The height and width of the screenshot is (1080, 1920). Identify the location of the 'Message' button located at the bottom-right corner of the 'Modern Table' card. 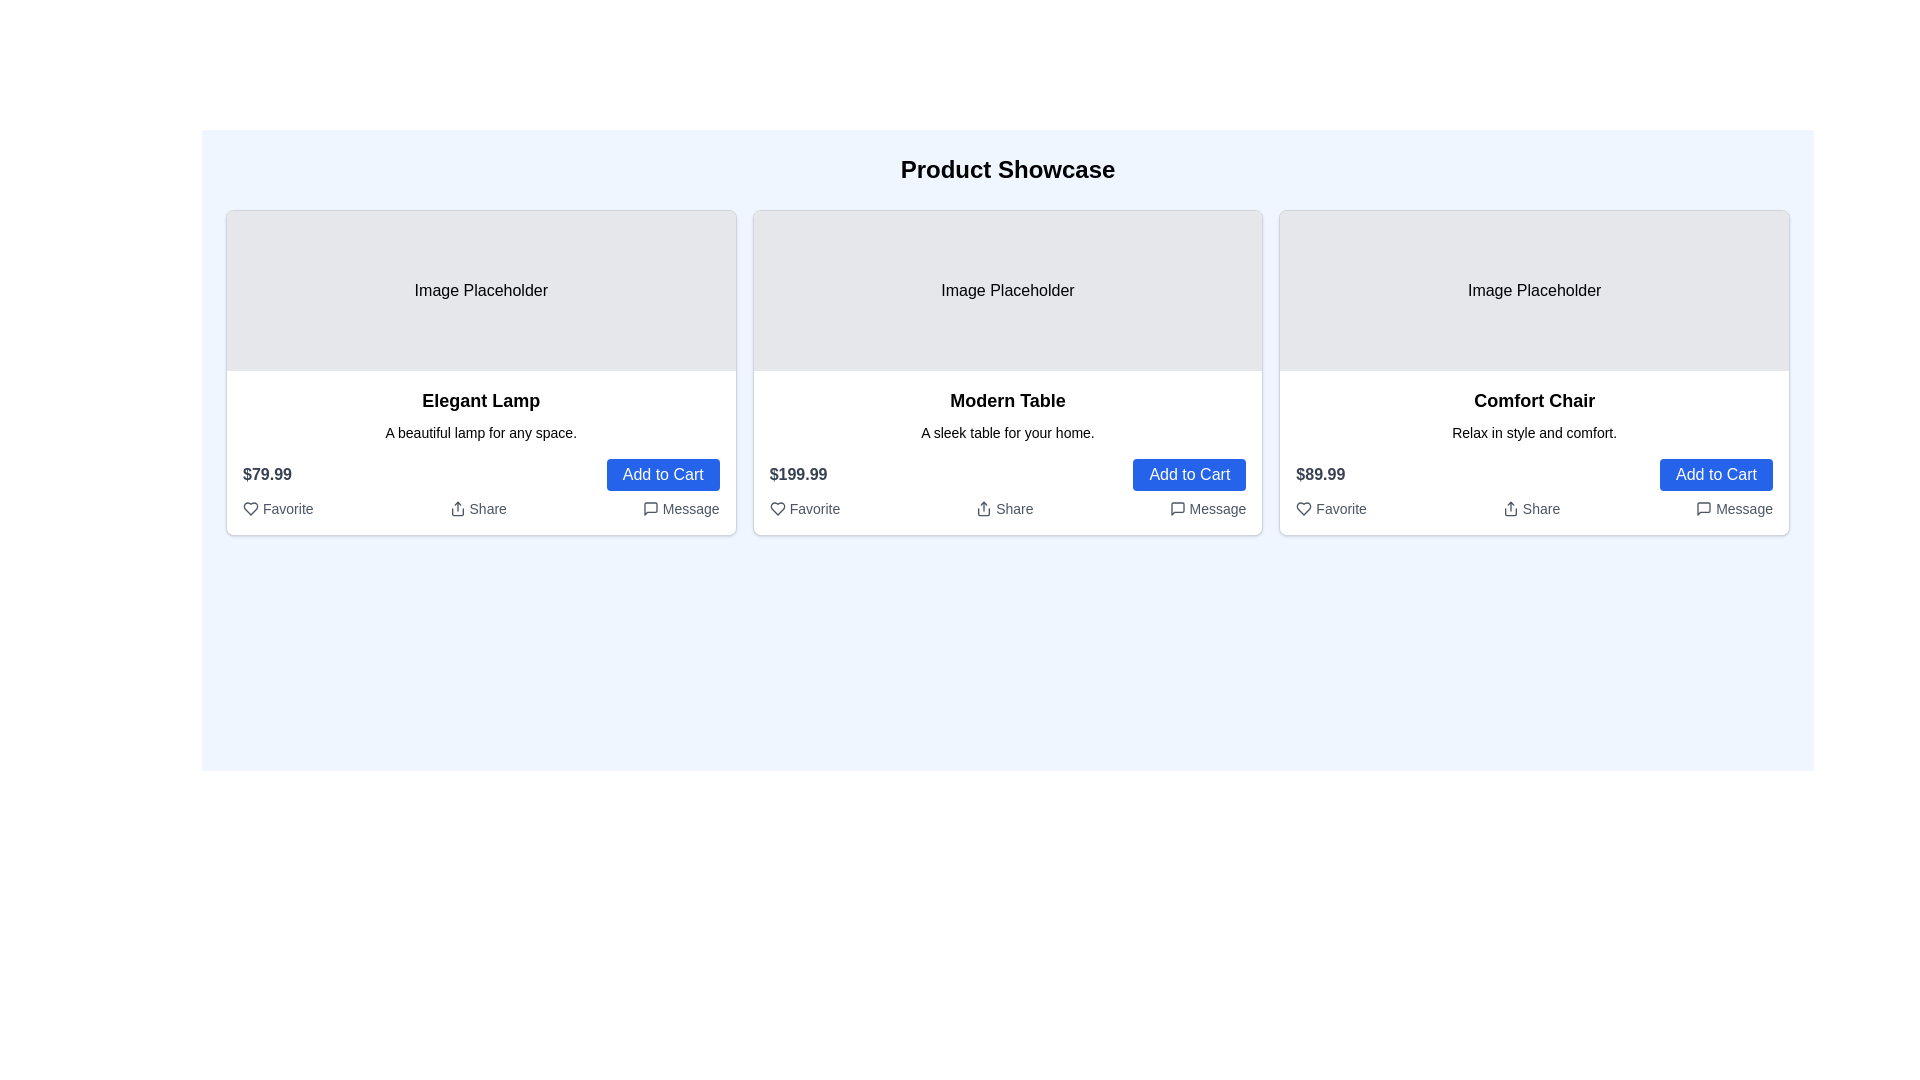
(1206, 508).